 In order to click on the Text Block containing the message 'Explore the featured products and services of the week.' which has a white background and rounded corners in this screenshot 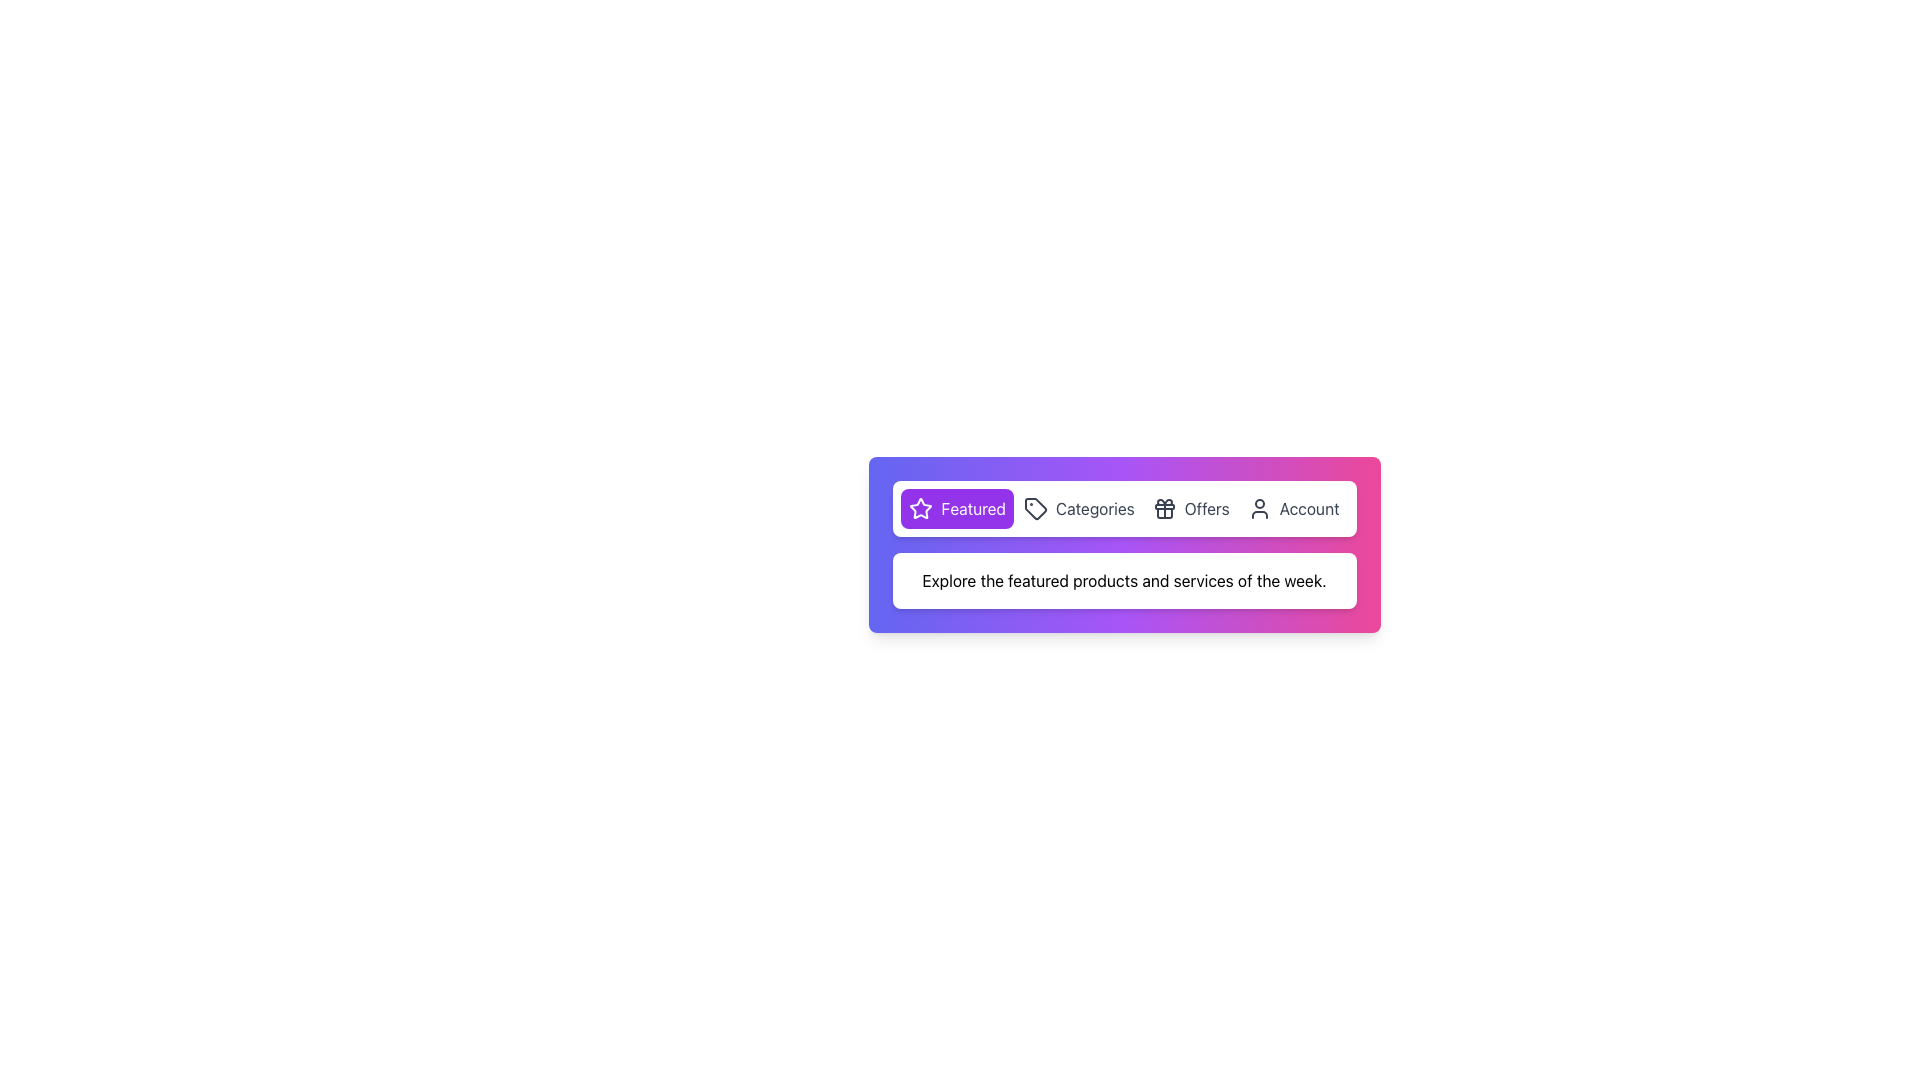, I will do `click(1124, 581)`.